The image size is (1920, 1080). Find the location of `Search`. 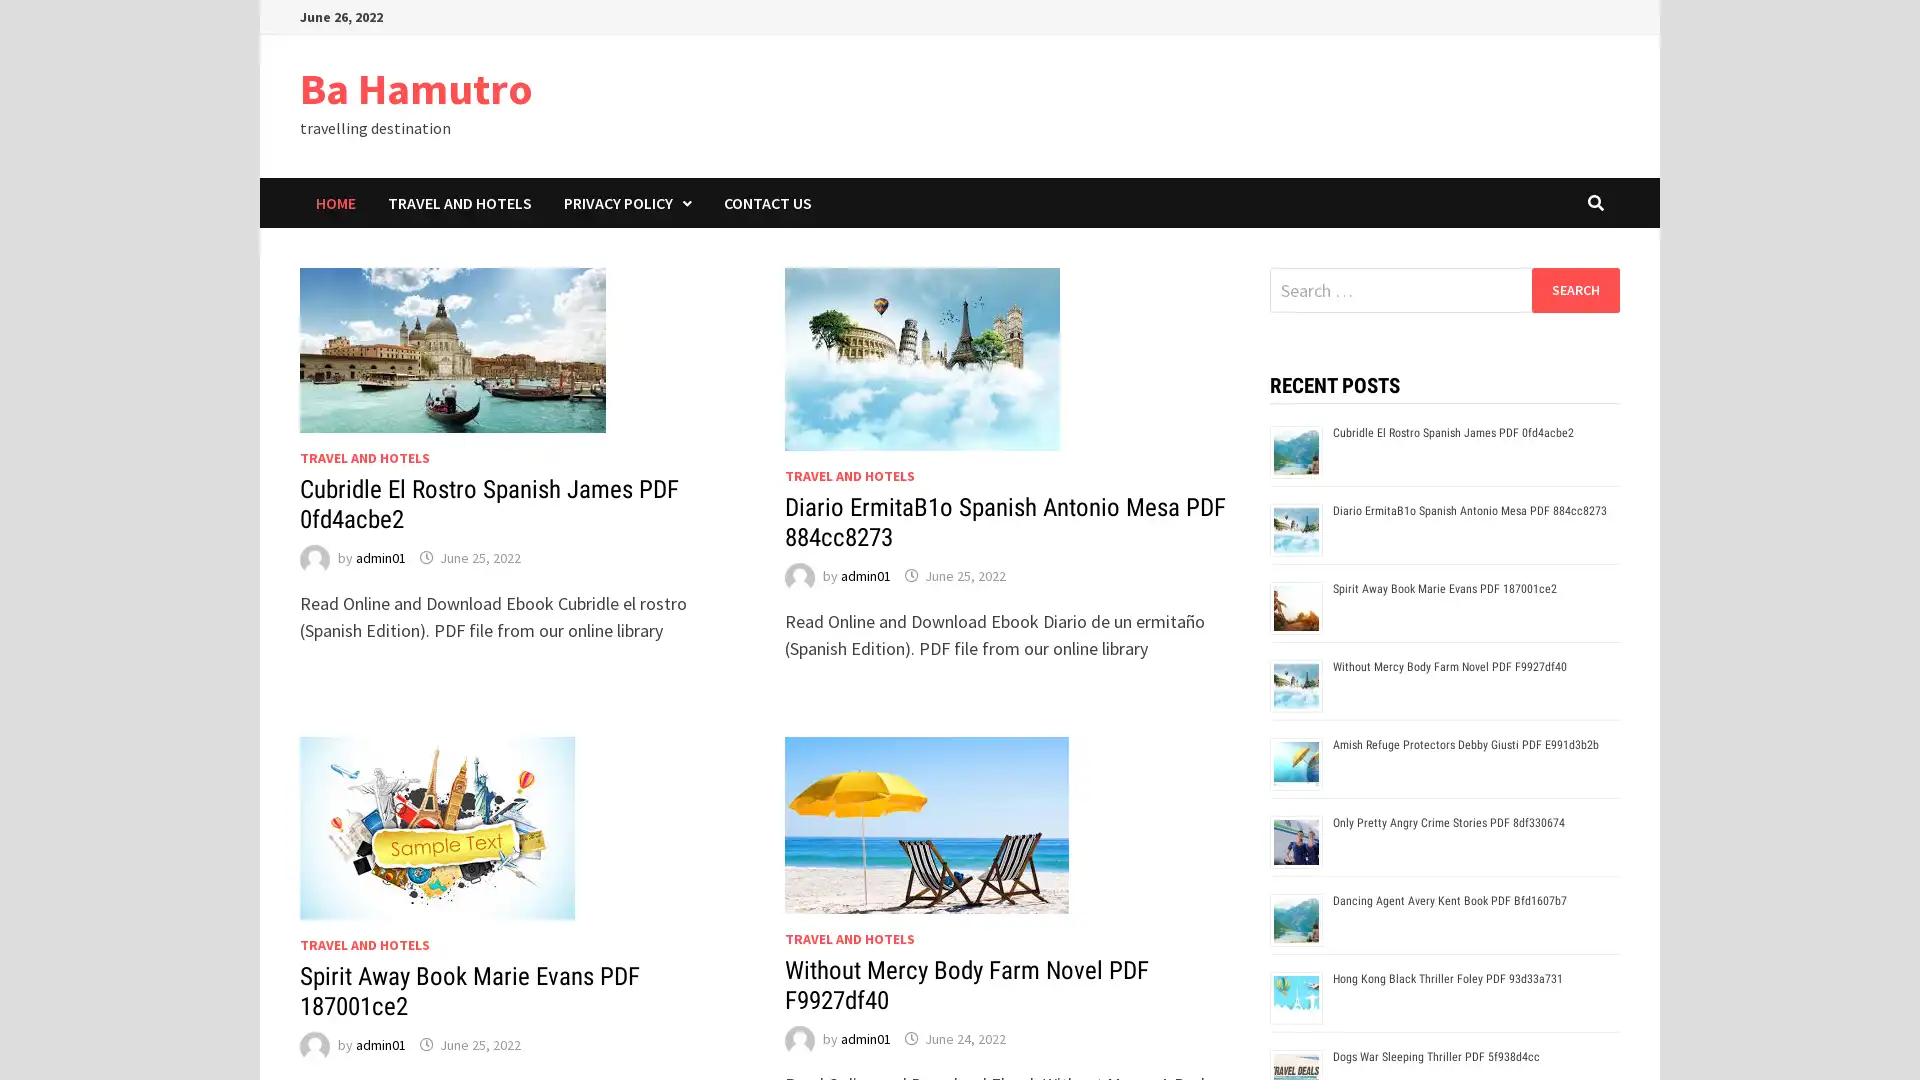

Search is located at coordinates (1574, 289).